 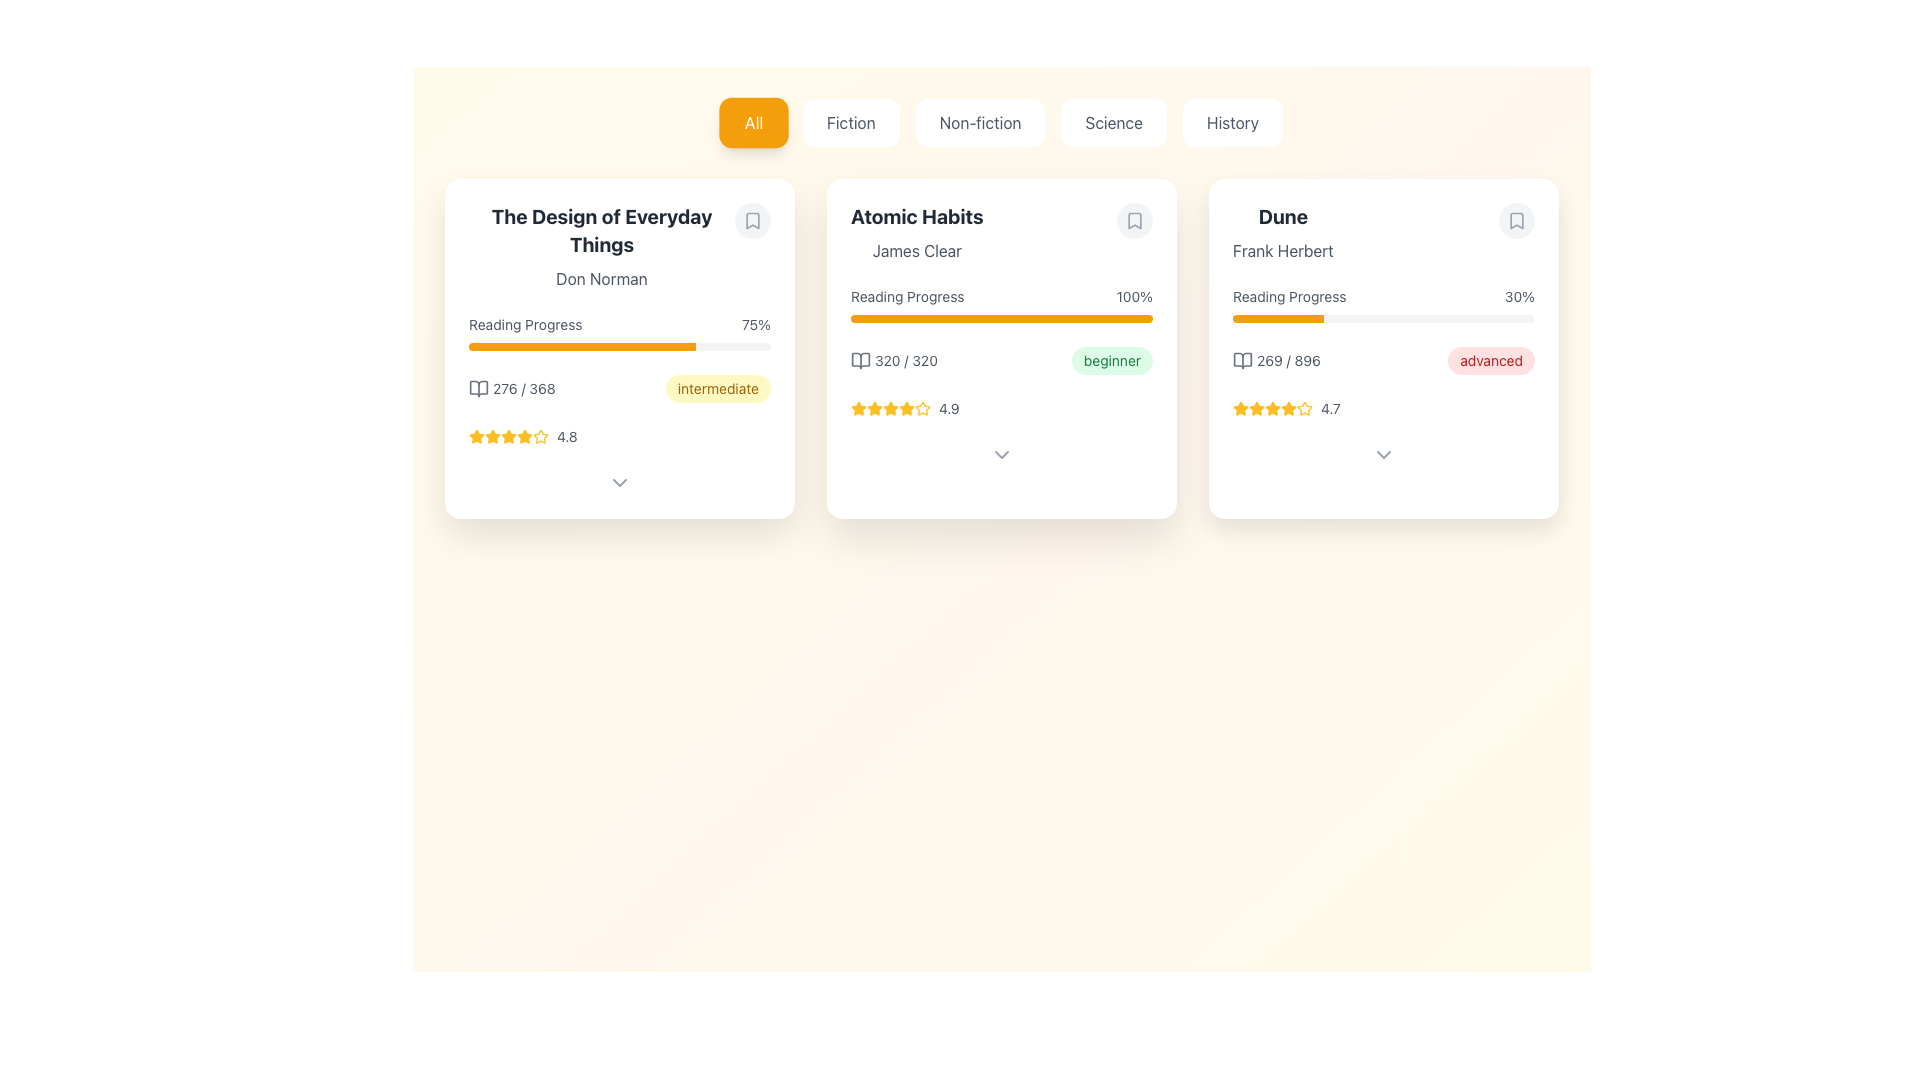 I want to click on the reading progress bar, so click(x=557, y=346).